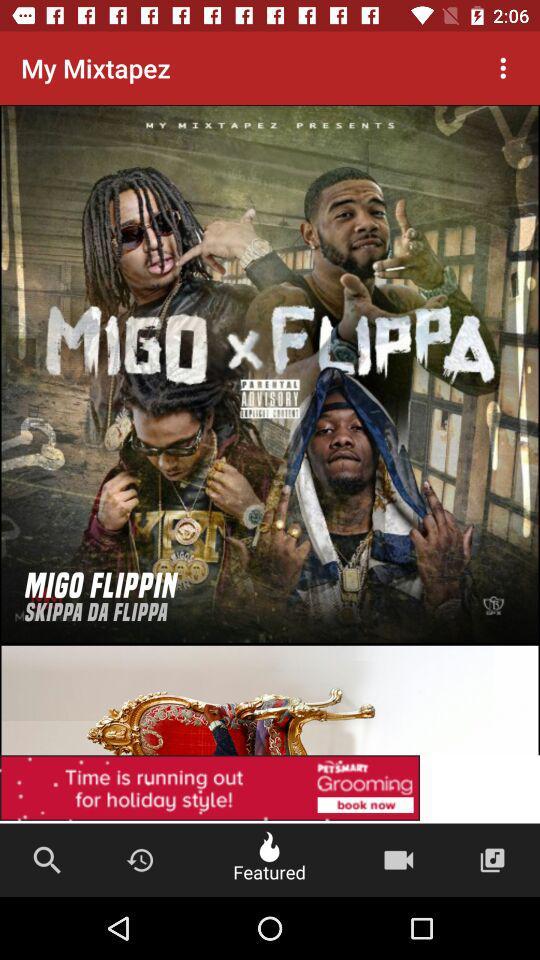 Image resolution: width=540 pixels, height=960 pixels. Describe the element at coordinates (270, 789) in the screenshot. I see `etc` at that location.